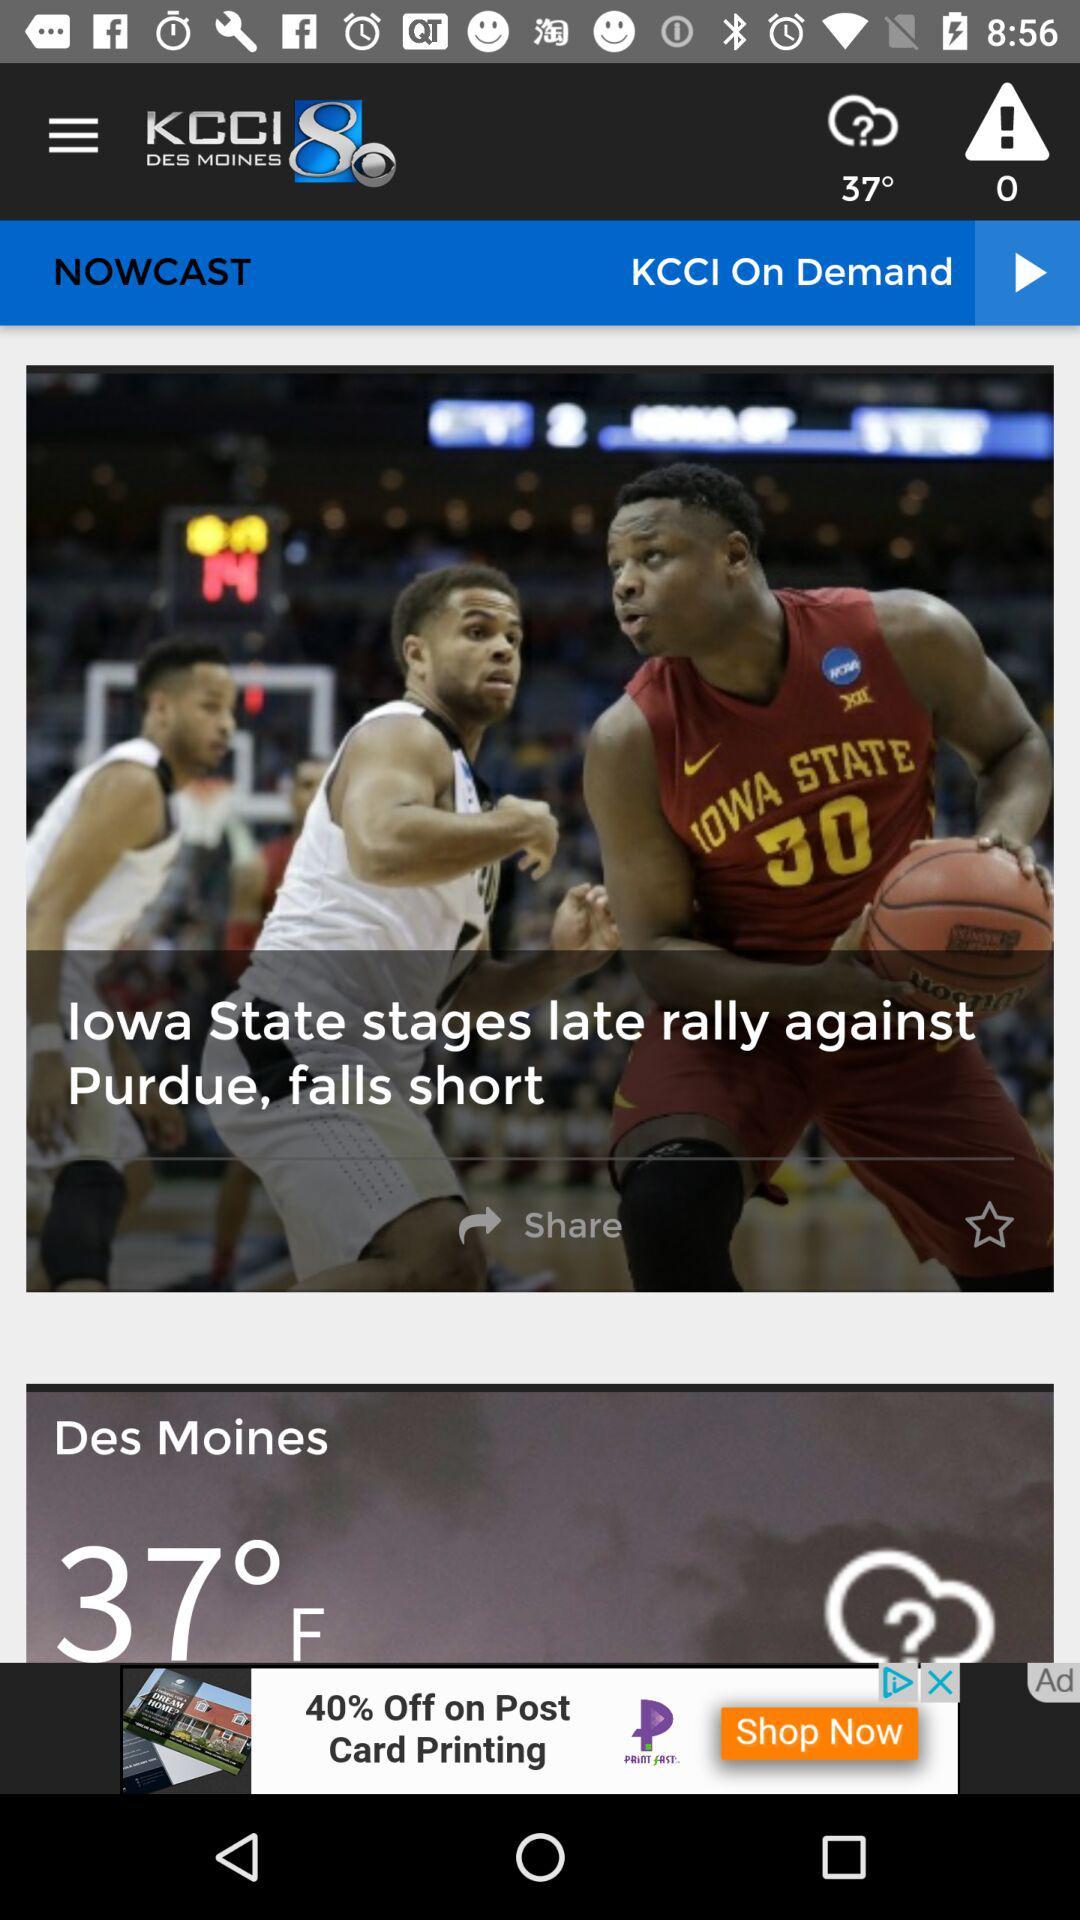 This screenshot has width=1080, height=1920. I want to click on click advertisement, so click(540, 1727).